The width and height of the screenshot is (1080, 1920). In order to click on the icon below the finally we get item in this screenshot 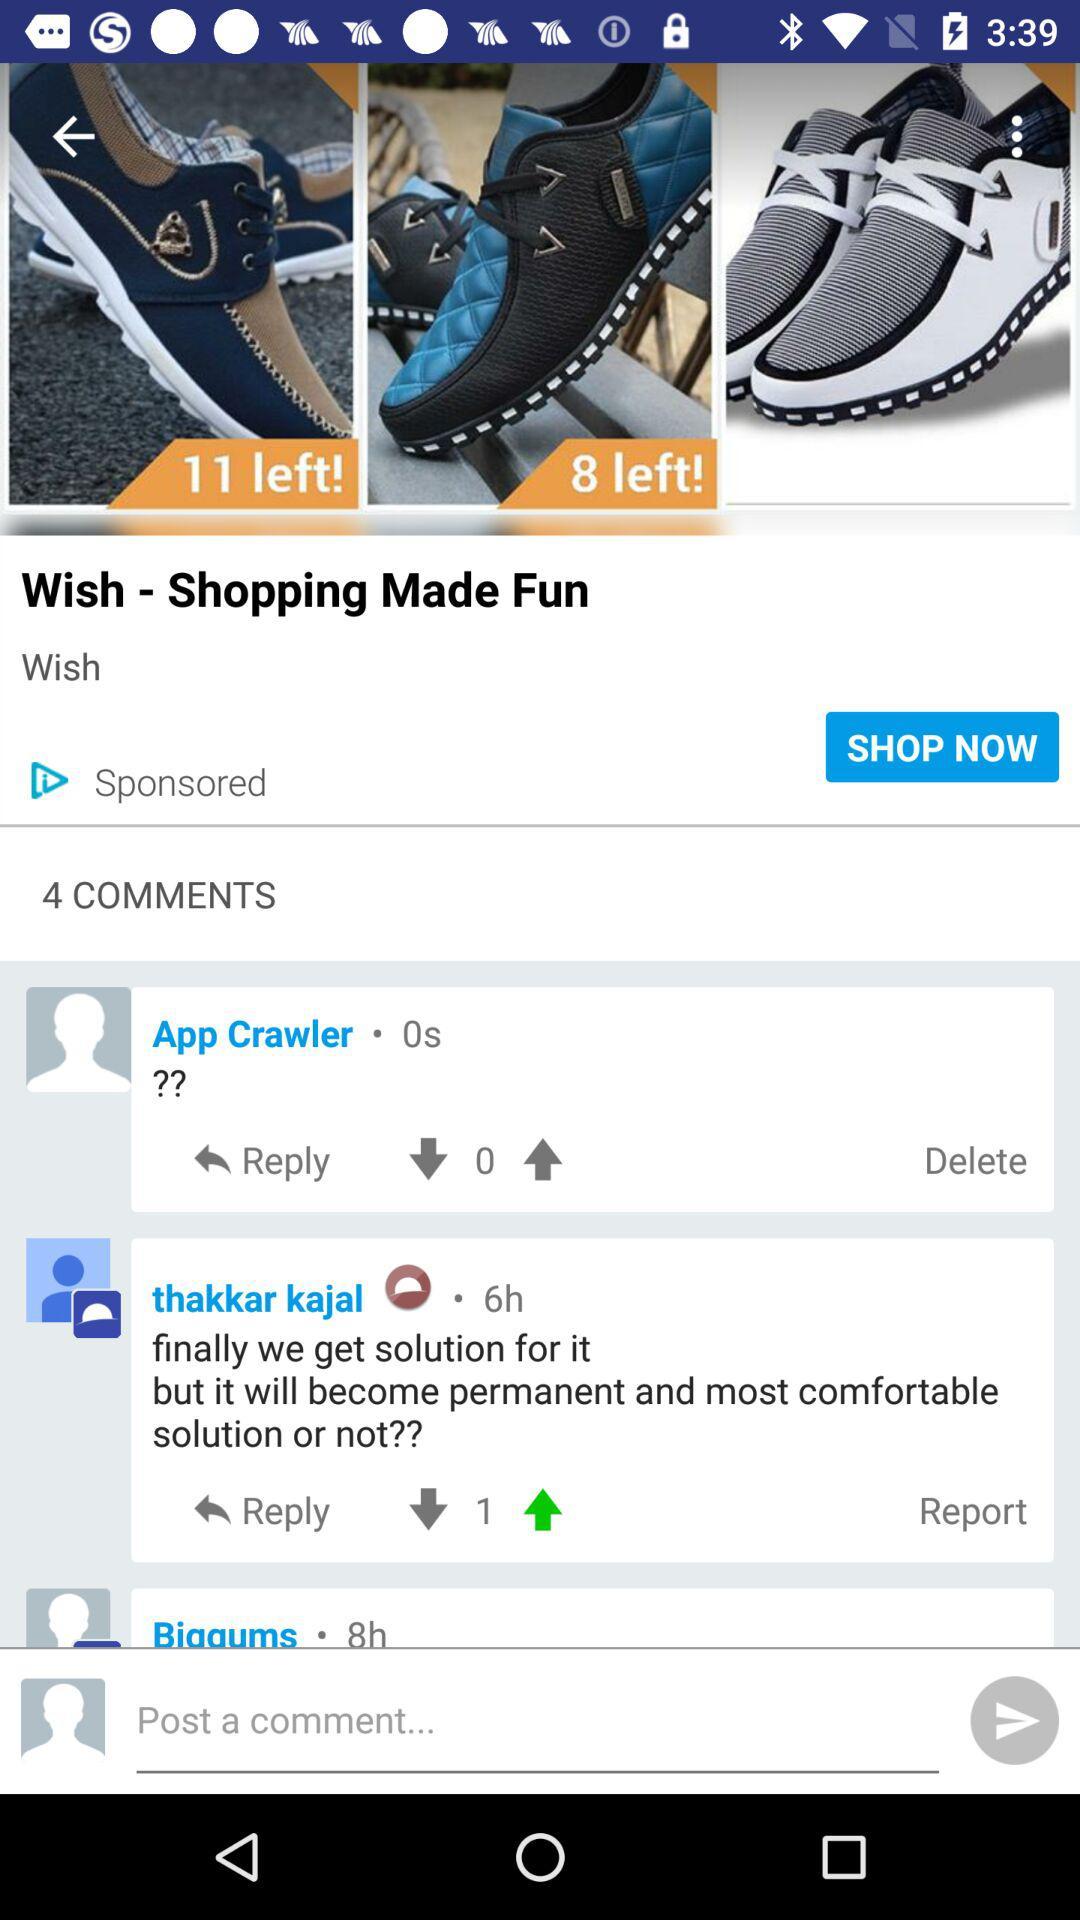, I will do `click(485, 1509)`.